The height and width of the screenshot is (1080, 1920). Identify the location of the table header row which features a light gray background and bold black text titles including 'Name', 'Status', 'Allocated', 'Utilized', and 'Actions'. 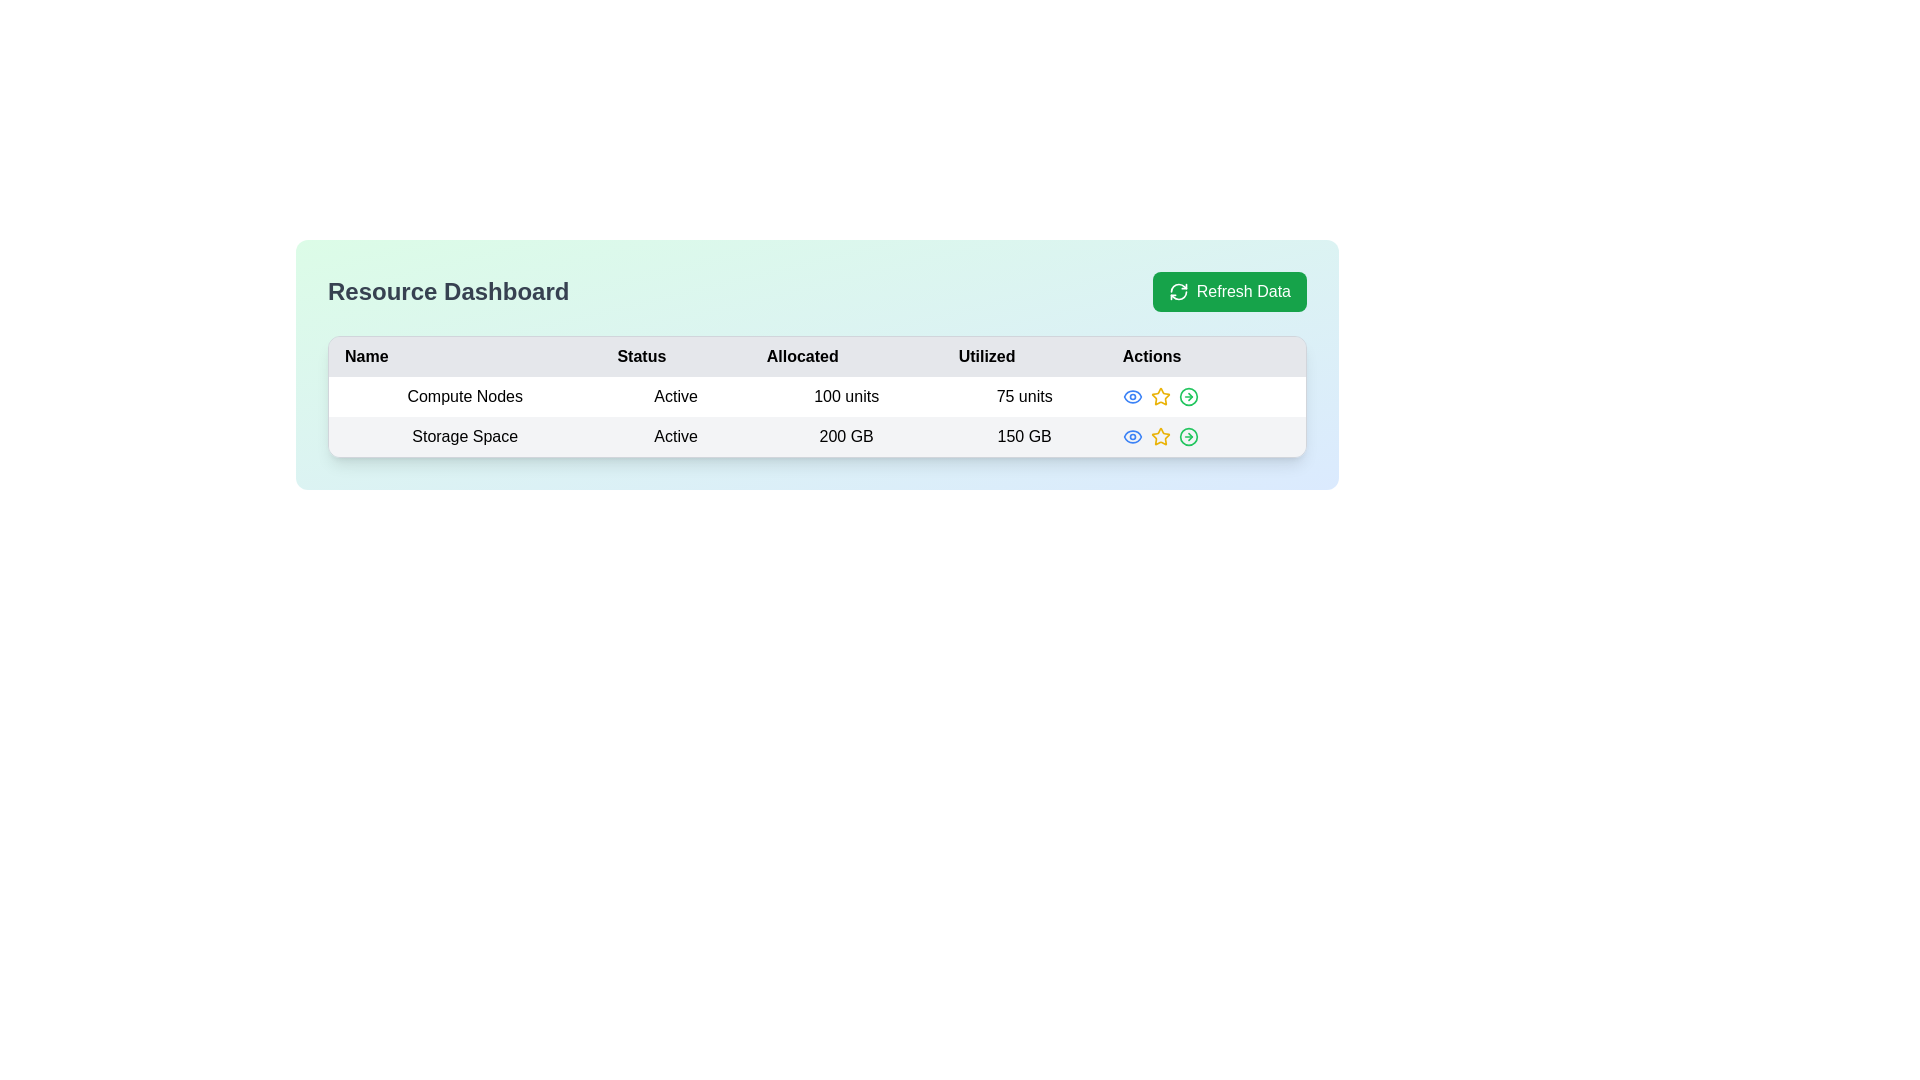
(817, 356).